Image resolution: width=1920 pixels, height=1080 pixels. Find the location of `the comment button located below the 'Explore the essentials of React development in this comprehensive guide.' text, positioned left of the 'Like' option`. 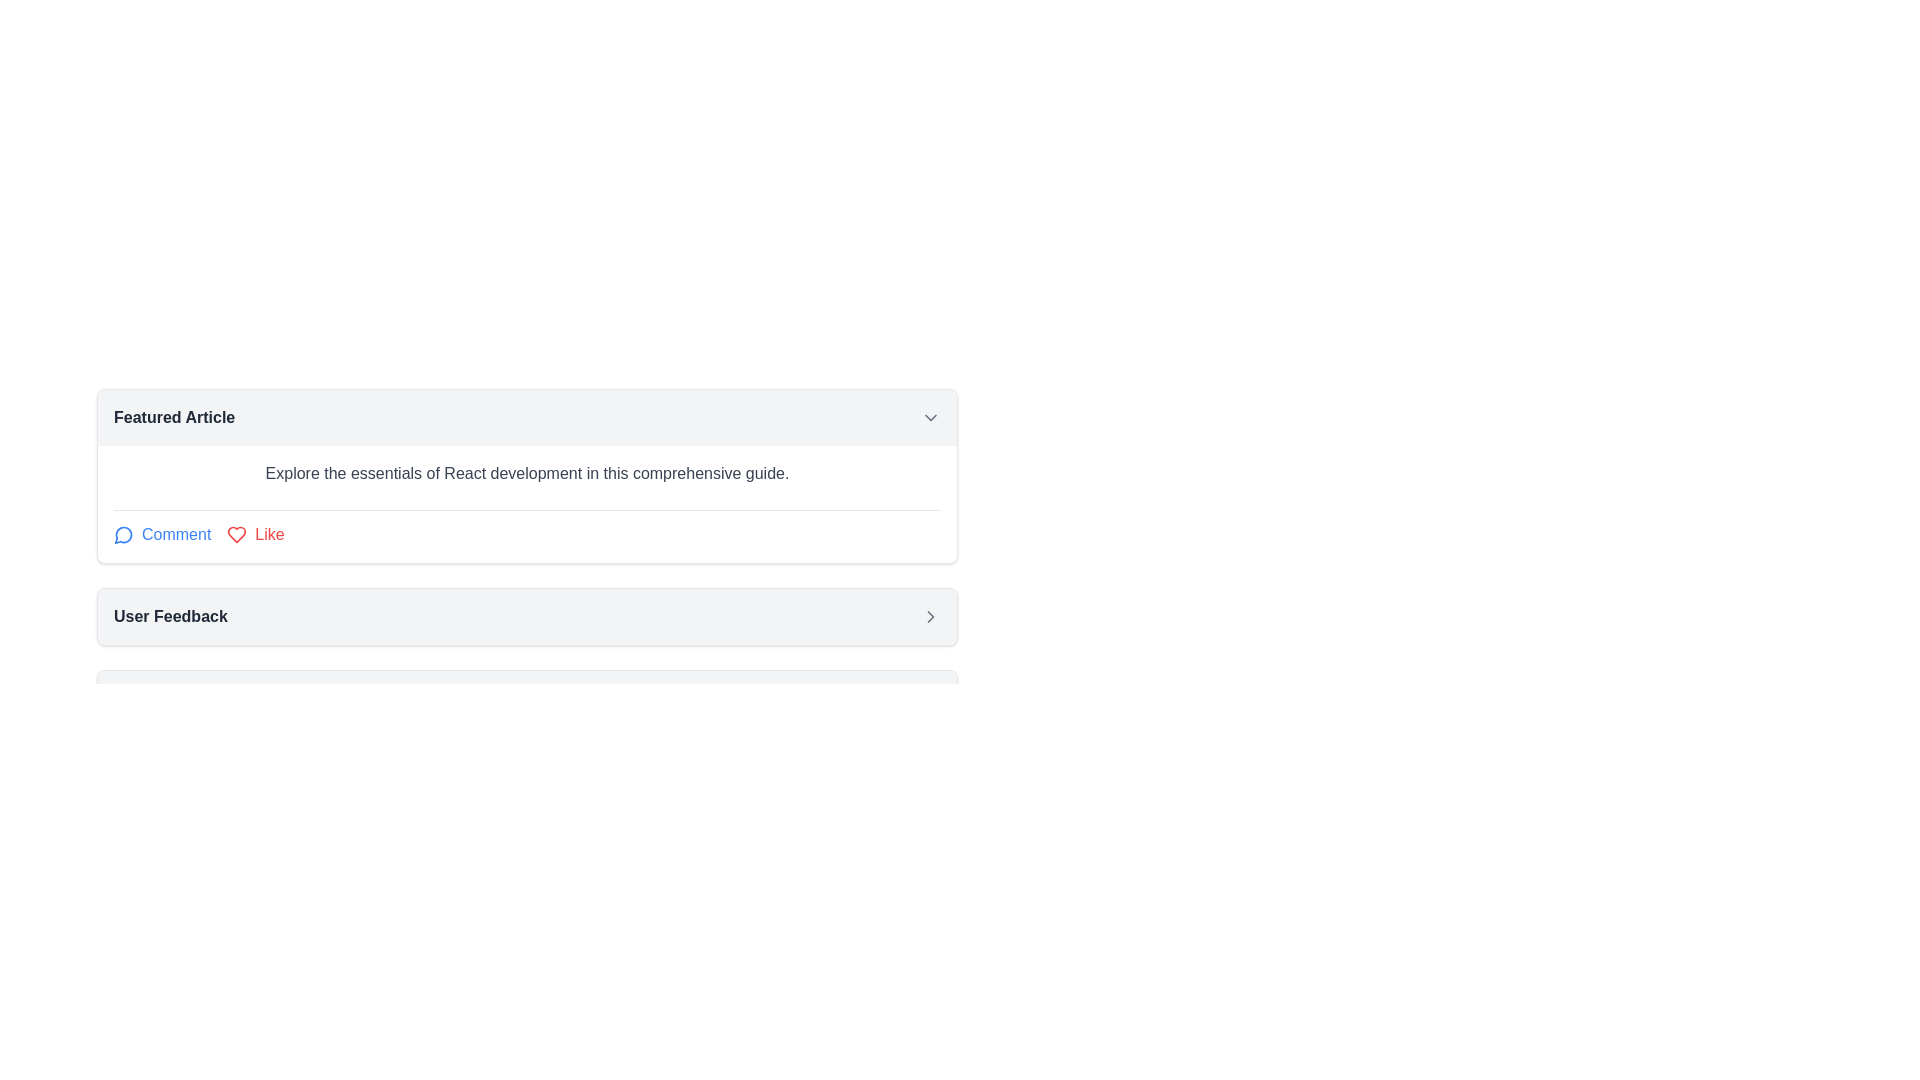

the comment button located below the 'Explore the essentials of React development in this comprehensive guide.' text, positioned left of the 'Like' option is located at coordinates (162, 534).